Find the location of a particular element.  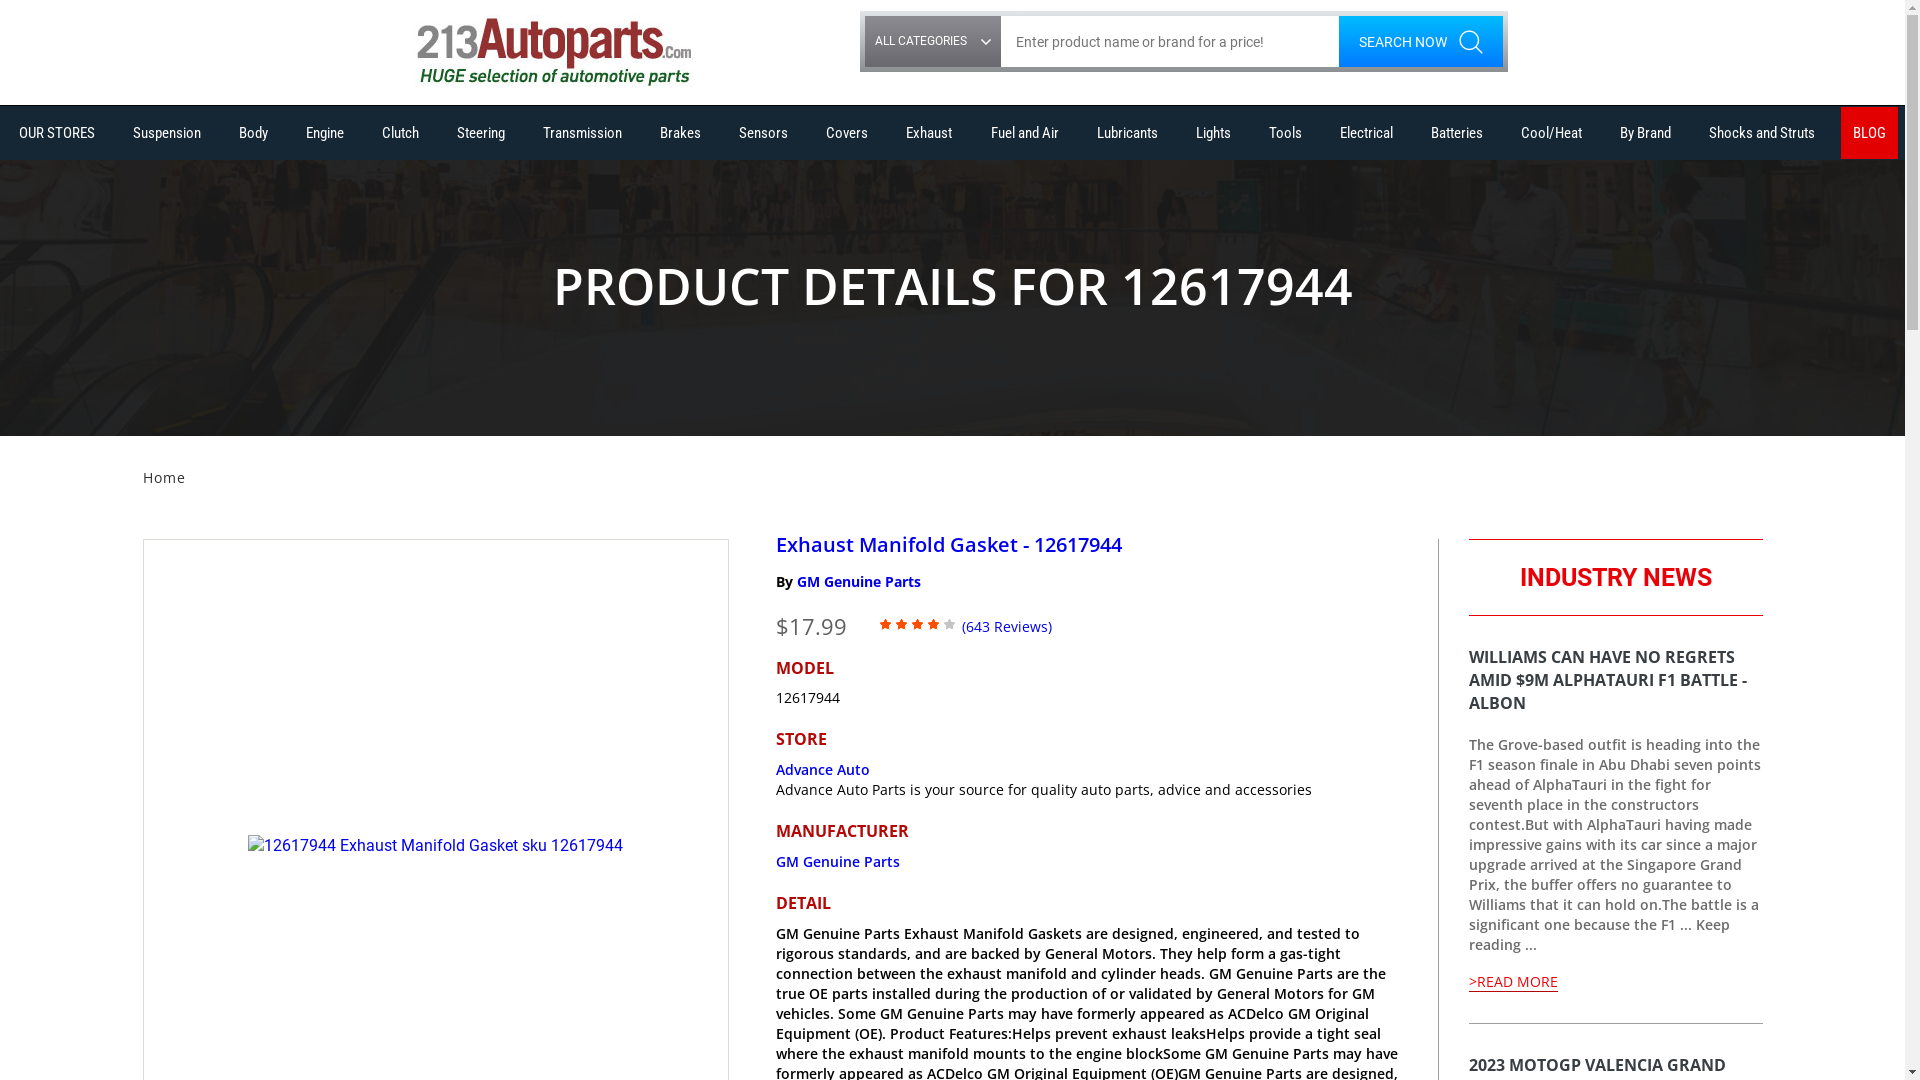

'Exhaust' is located at coordinates (928, 132).